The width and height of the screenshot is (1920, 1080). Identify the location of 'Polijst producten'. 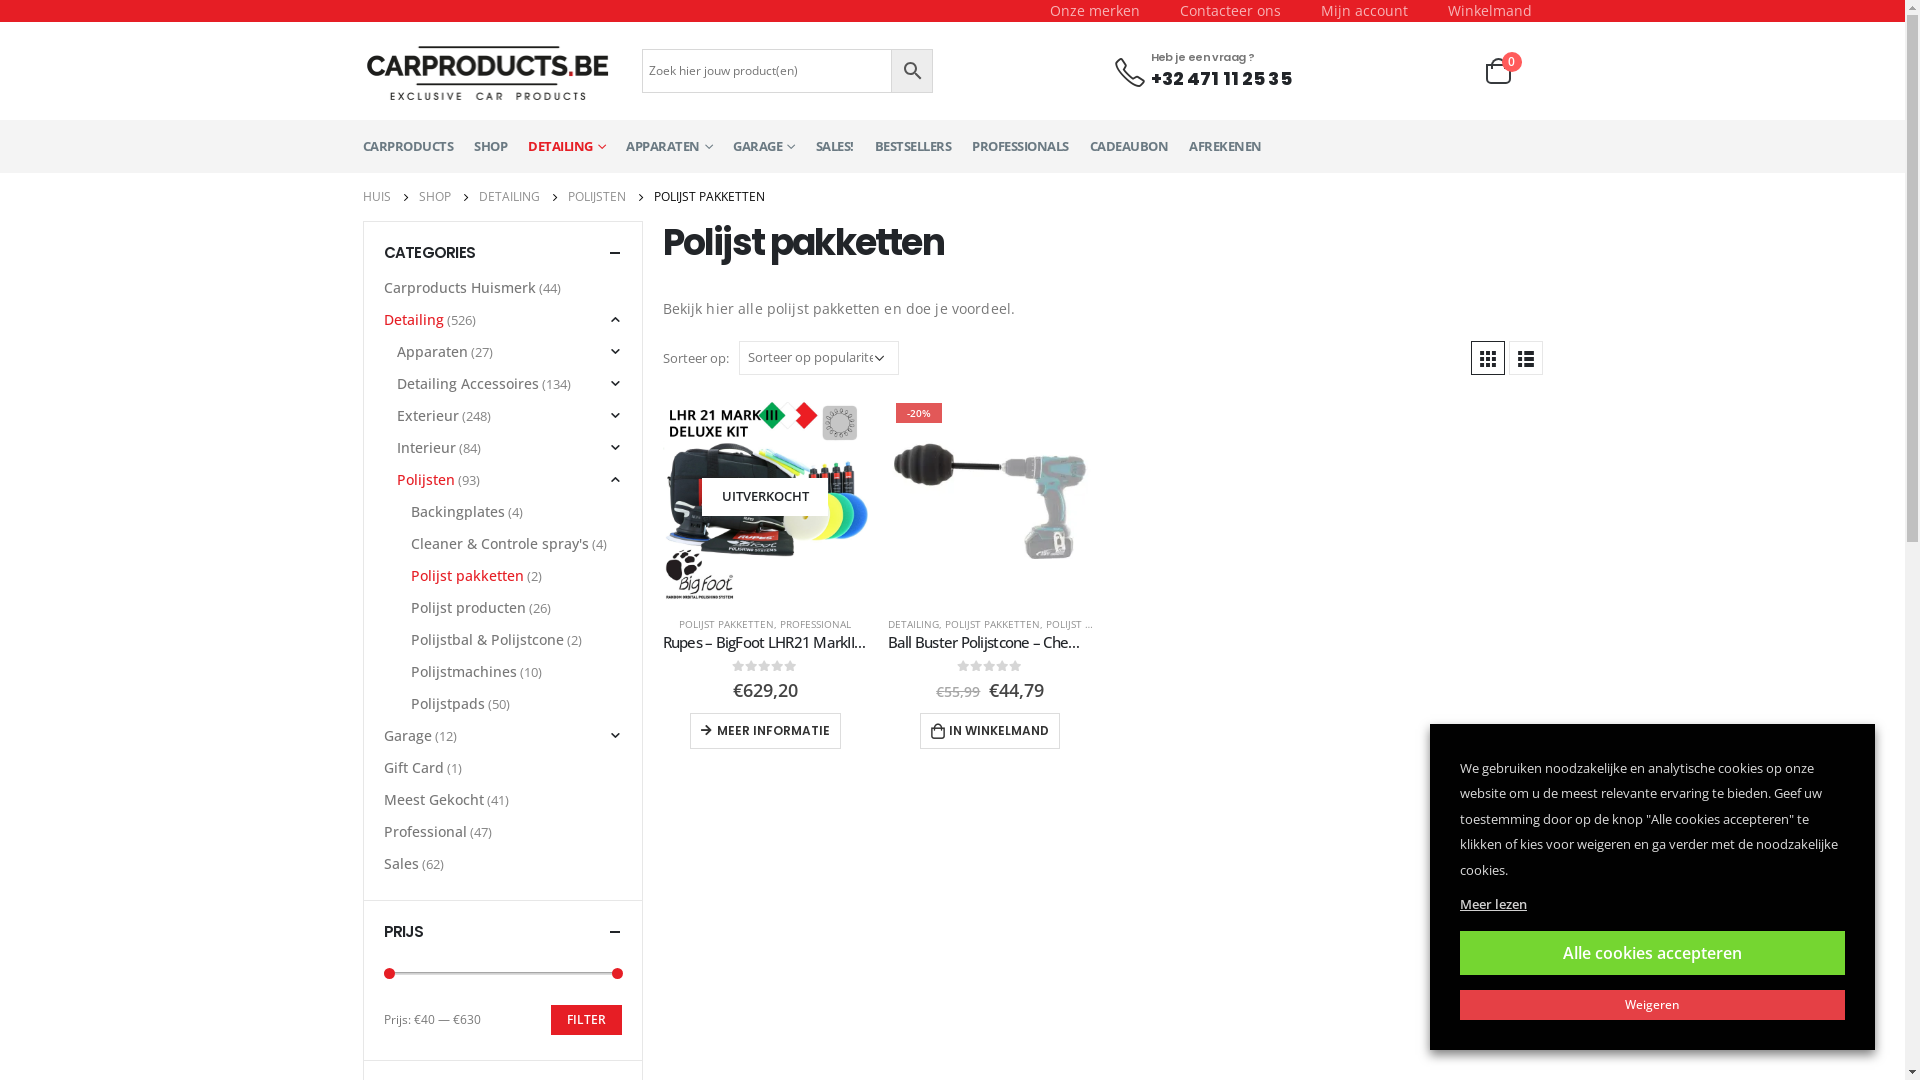
(467, 607).